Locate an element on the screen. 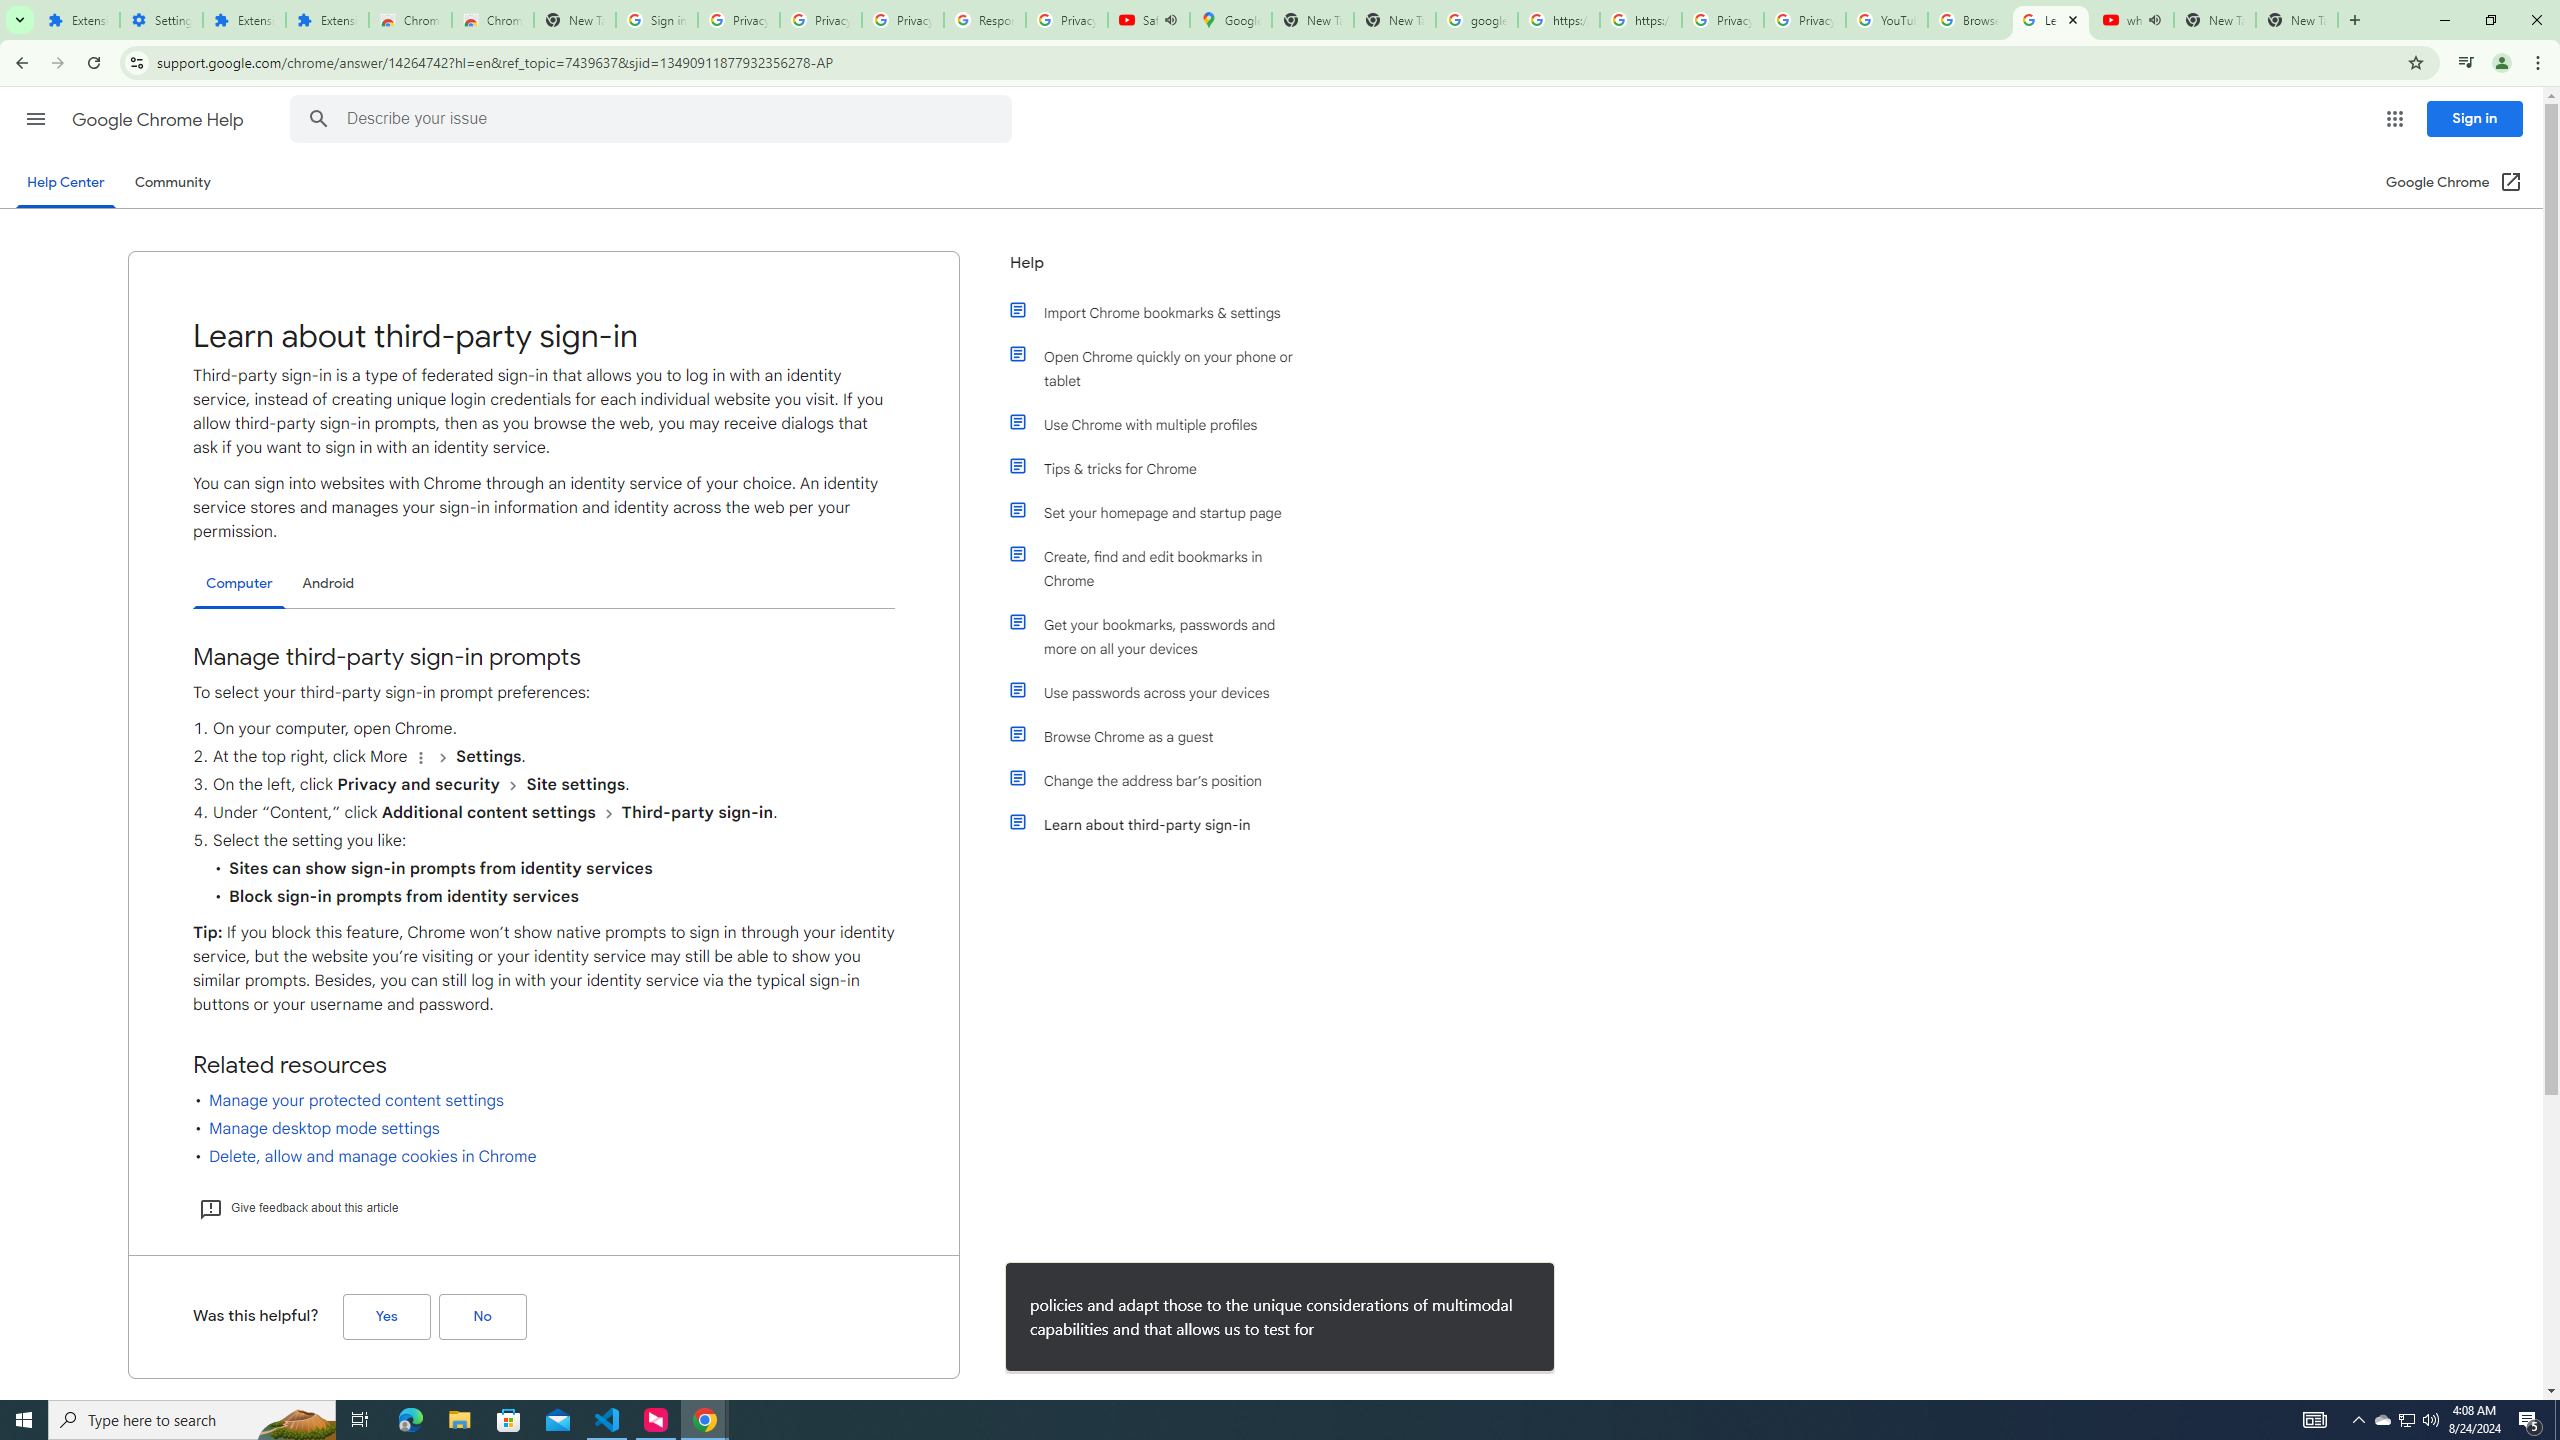 The width and height of the screenshot is (2560, 1440). 'No (Was this helpful?)' is located at coordinates (481, 1317).